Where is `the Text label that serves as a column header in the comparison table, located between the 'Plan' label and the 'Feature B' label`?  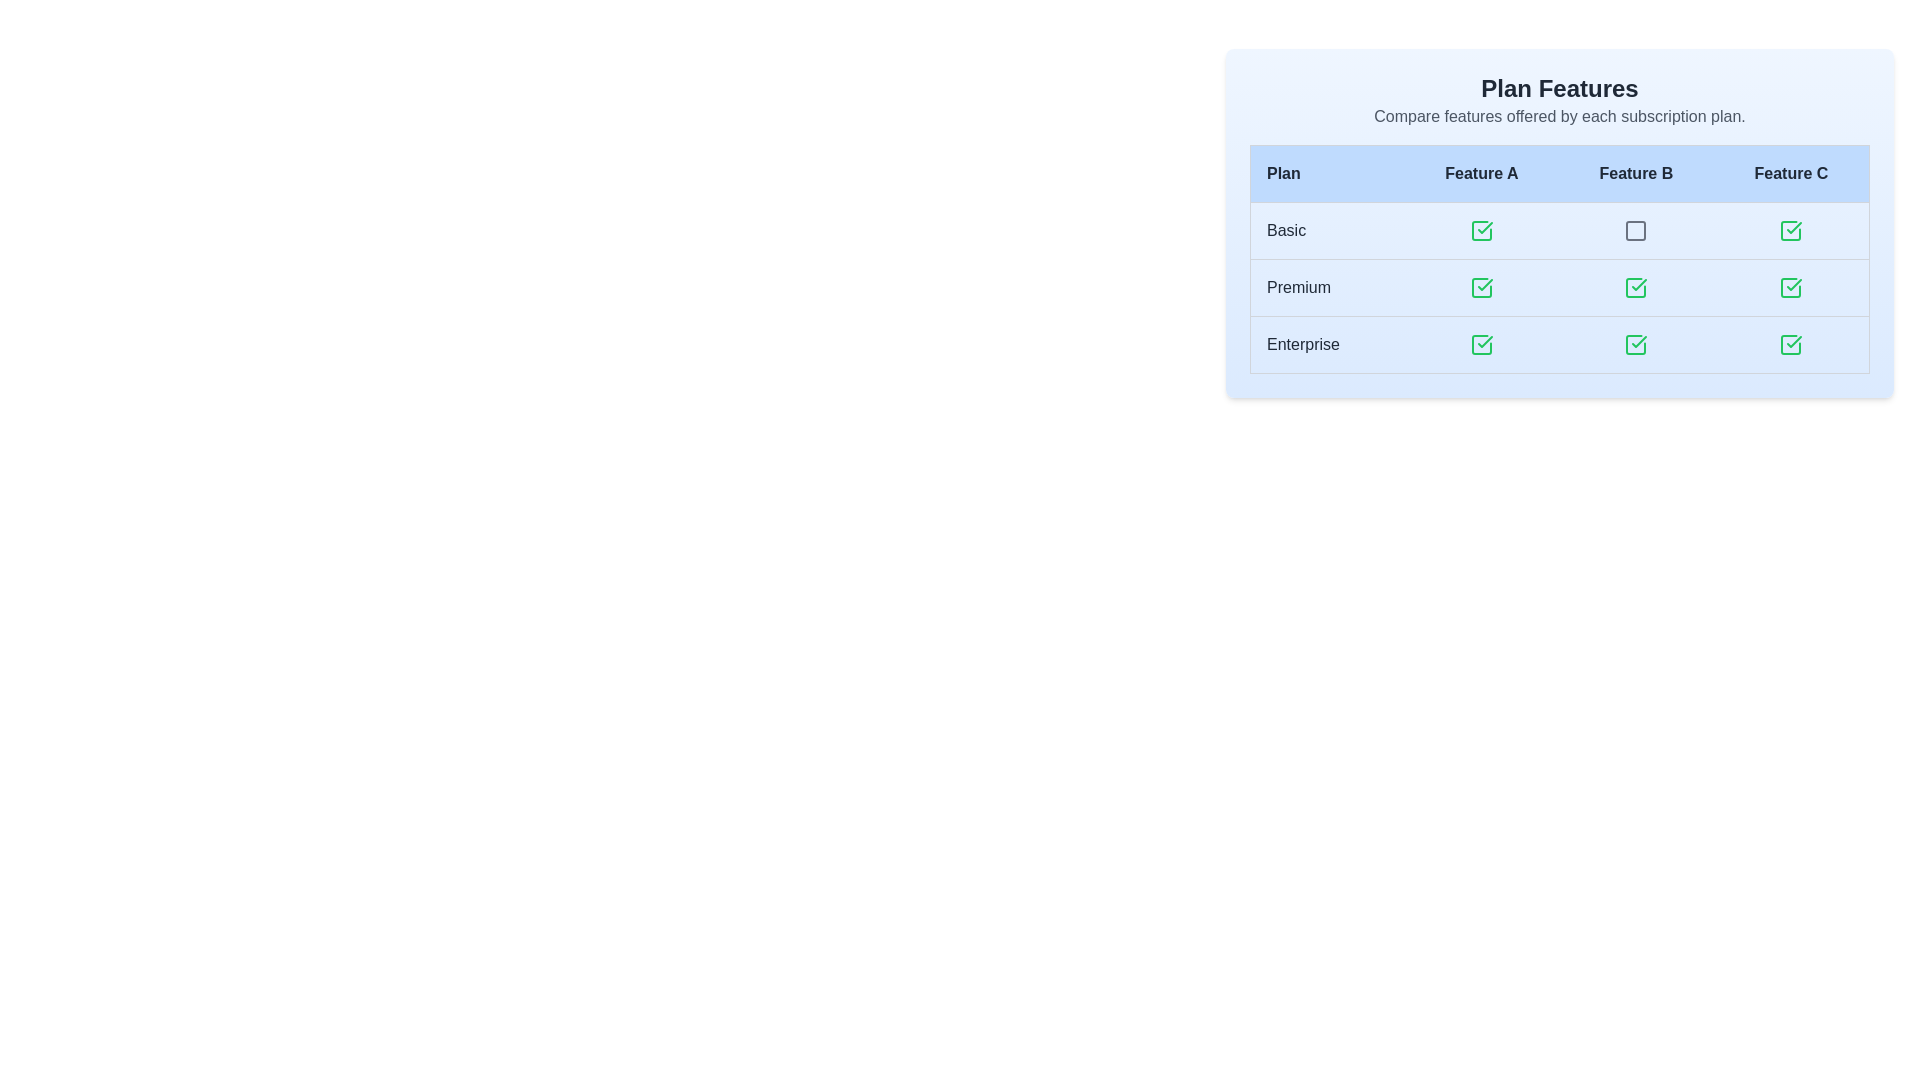 the Text label that serves as a column header in the comparison table, located between the 'Plan' label and the 'Feature B' label is located at coordinates (1481, 172).